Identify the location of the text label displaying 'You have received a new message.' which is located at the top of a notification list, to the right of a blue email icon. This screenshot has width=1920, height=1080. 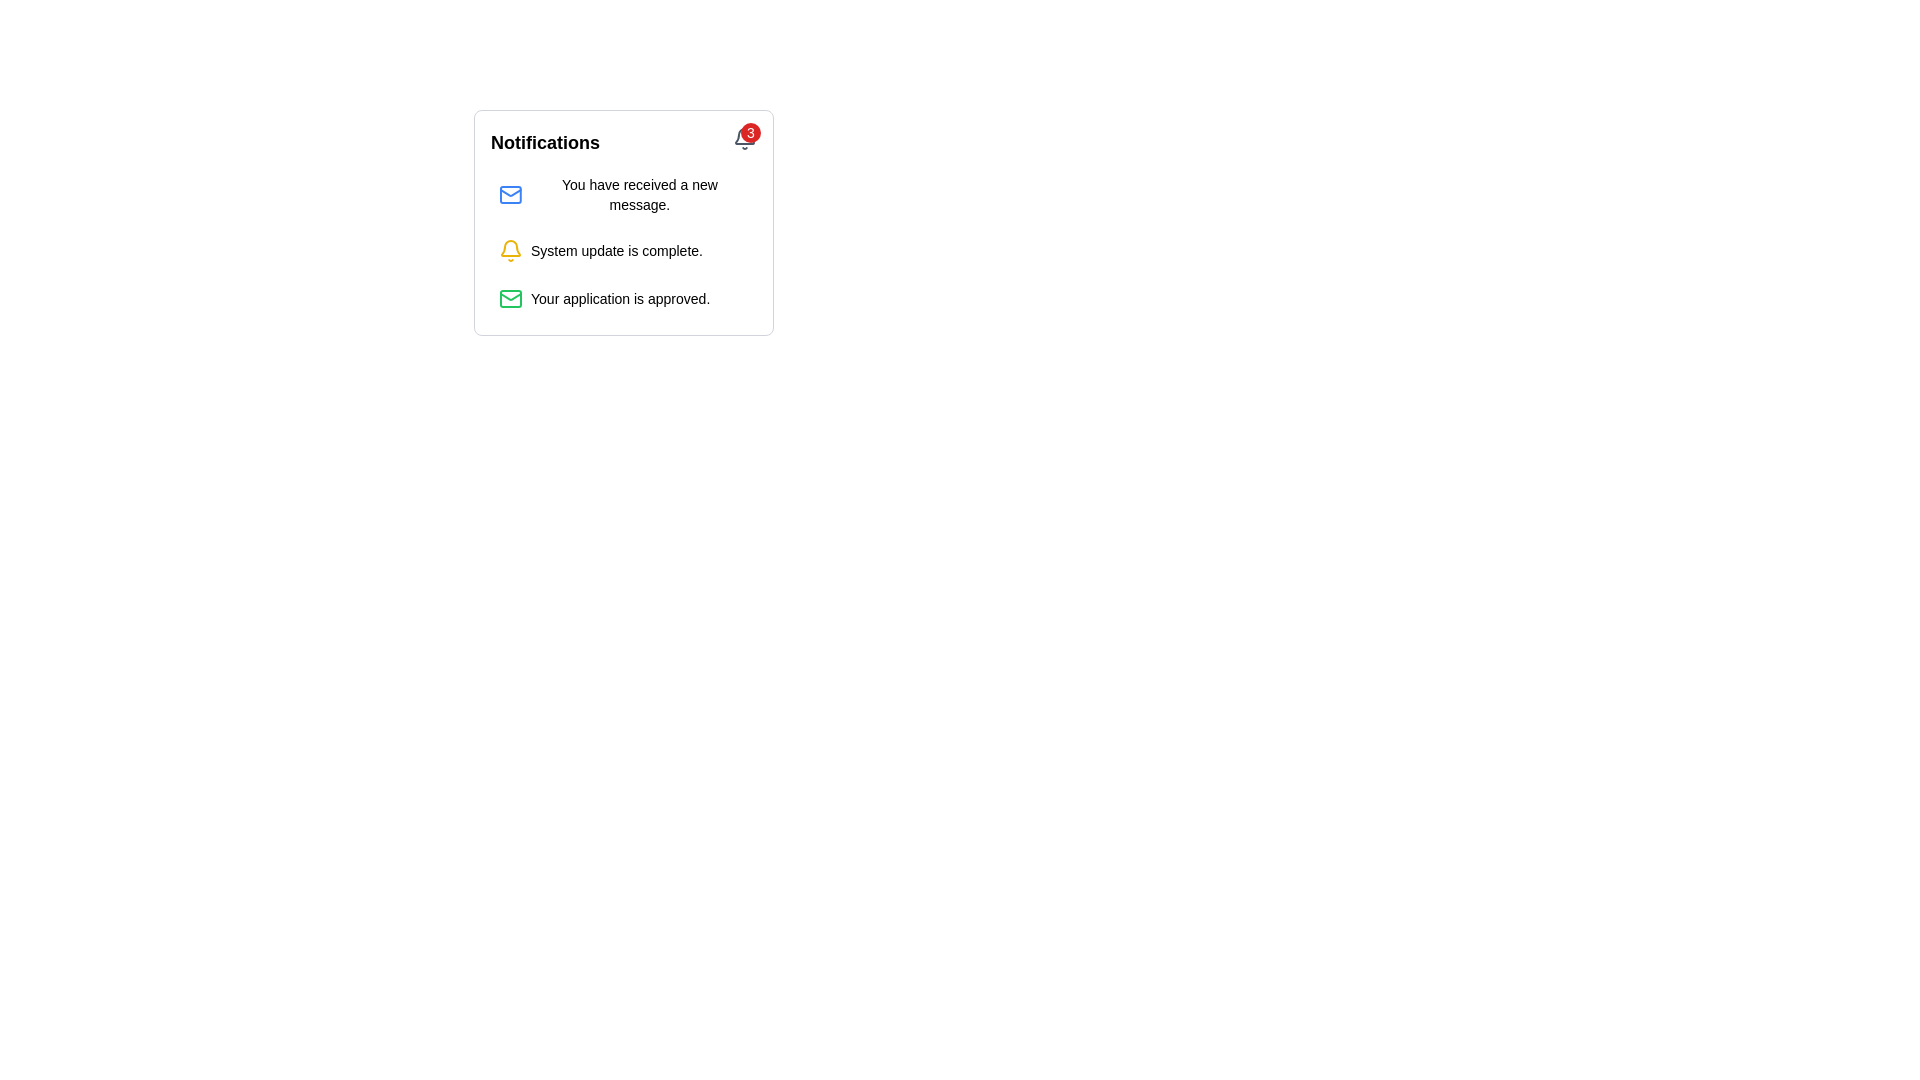
(638, 195).